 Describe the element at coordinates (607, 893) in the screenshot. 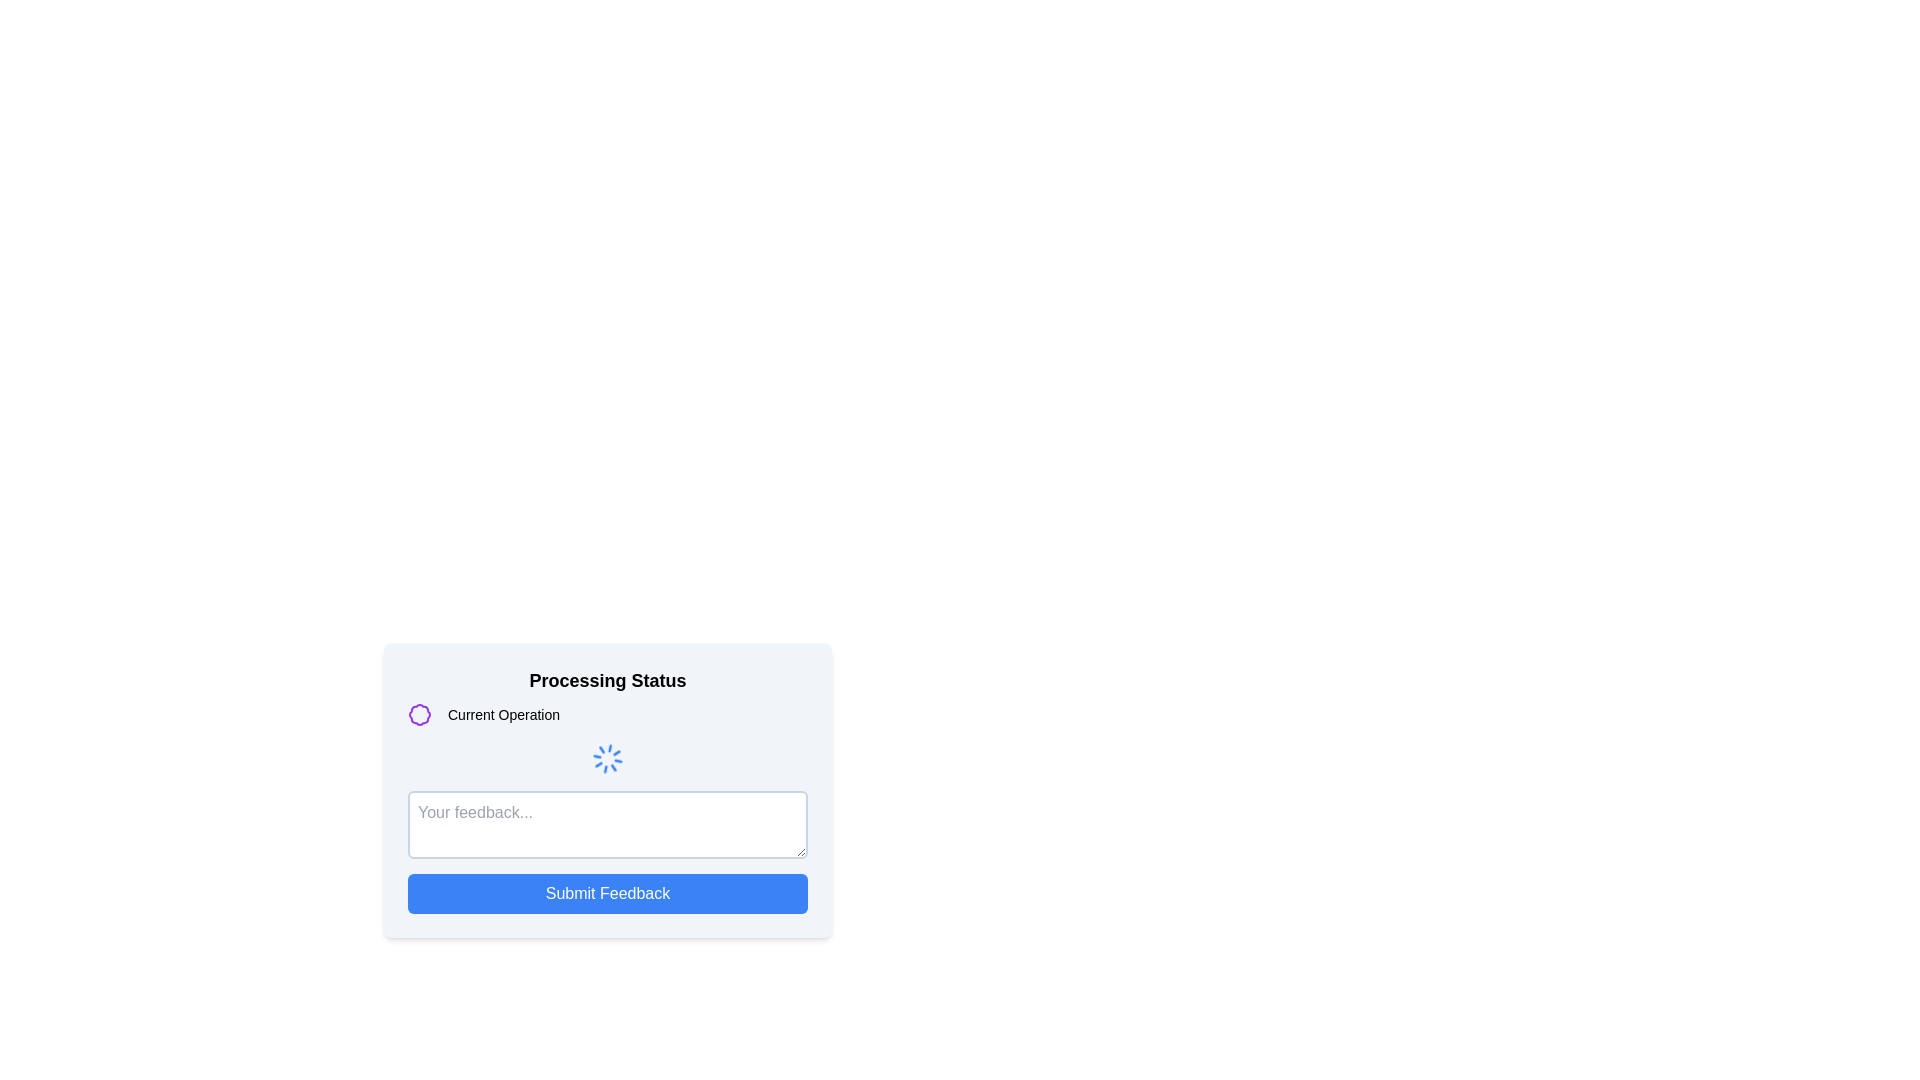

I see `the 'Submit Feedback' button, which is a bright blue button with white text, located at the bottom of the card interface` at that location.